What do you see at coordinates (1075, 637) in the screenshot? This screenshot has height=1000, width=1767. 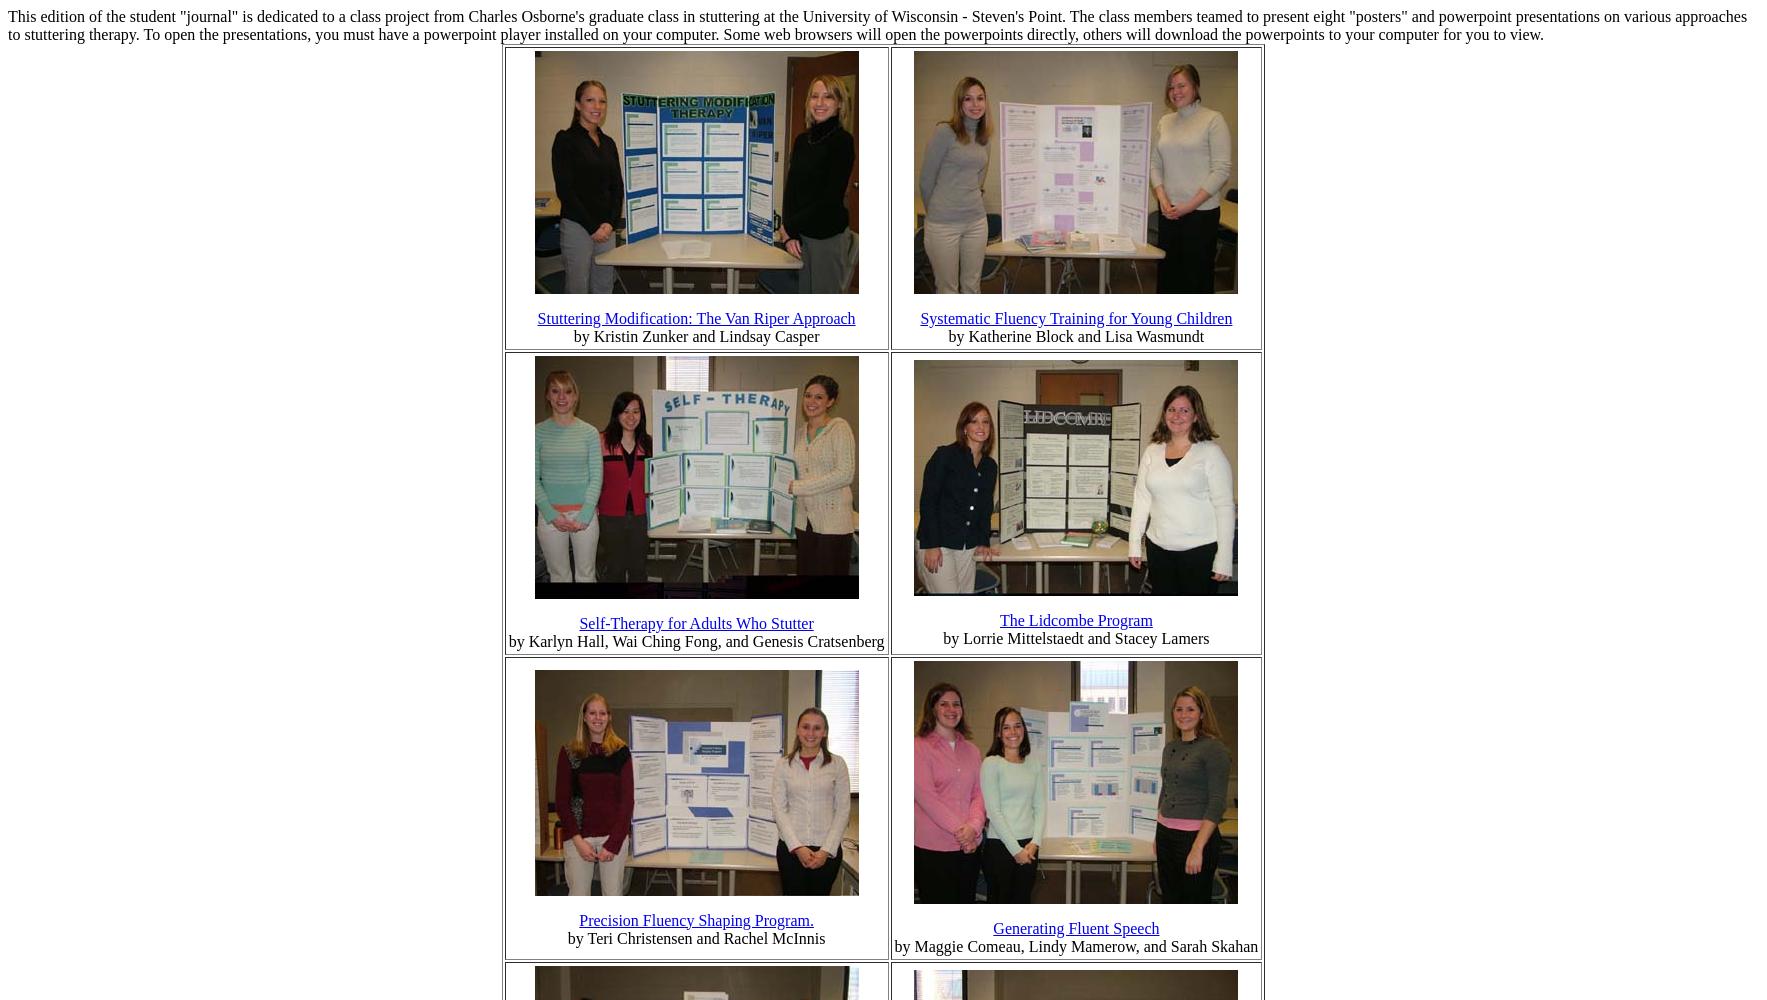 I see `'by Lorrie Mittelstaedt and Stacey Lamers'` at bounding box center [1075, 637].